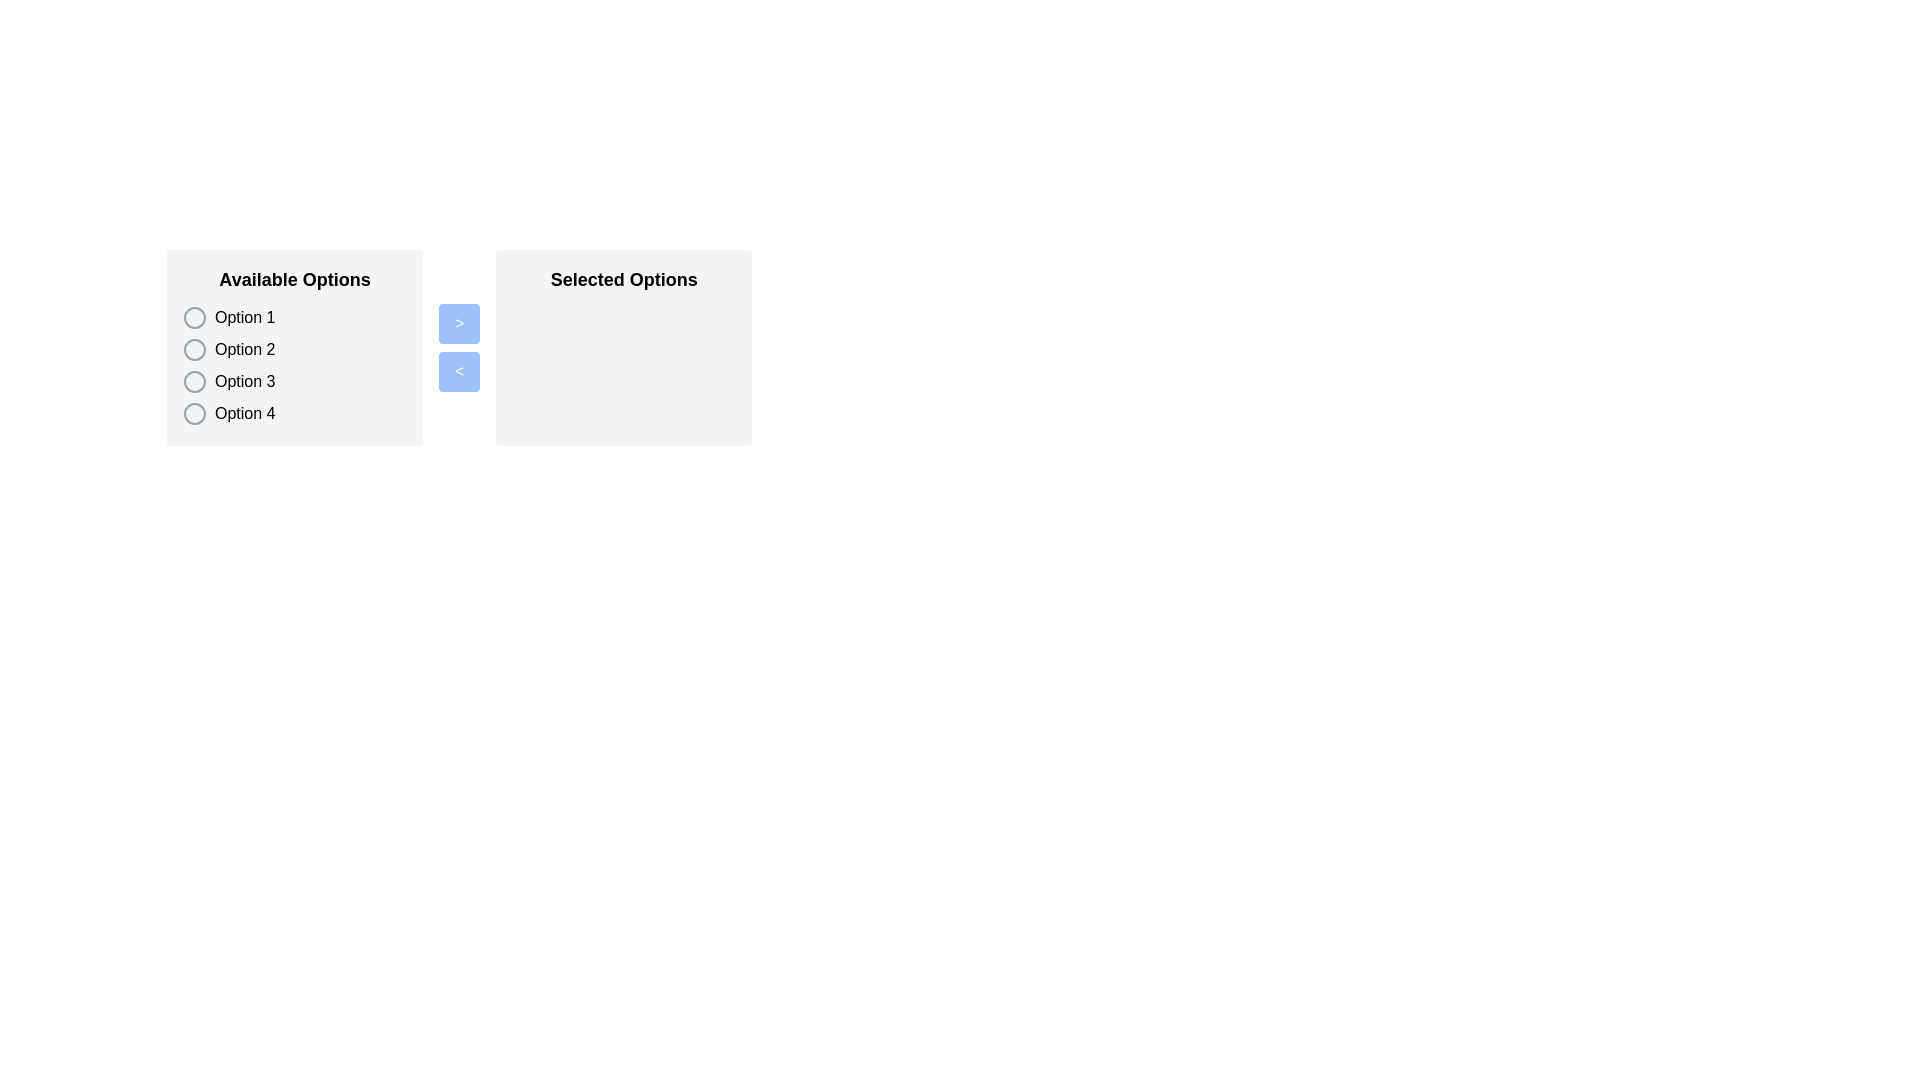  What do you see at coordinates (195, 381) in the screenshot?
I see `the circular radio button styled with a gray outline, located to the left of 'Option 3' in the vertically aligned list under 'Available Options'` at bounding box center [195, 381].